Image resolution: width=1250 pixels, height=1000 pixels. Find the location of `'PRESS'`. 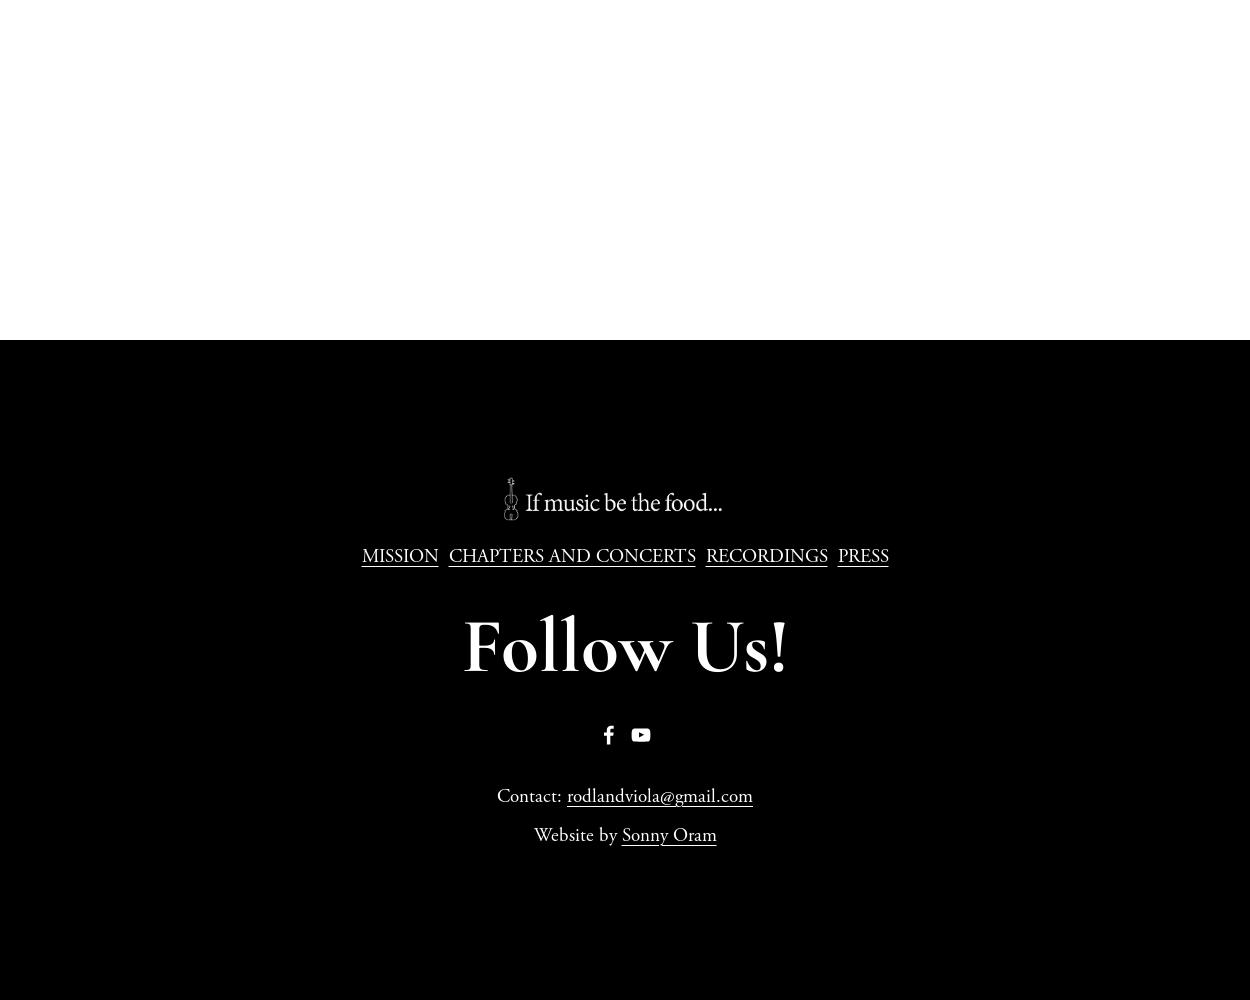

'PRESS' is located at coordinates (861, 556).